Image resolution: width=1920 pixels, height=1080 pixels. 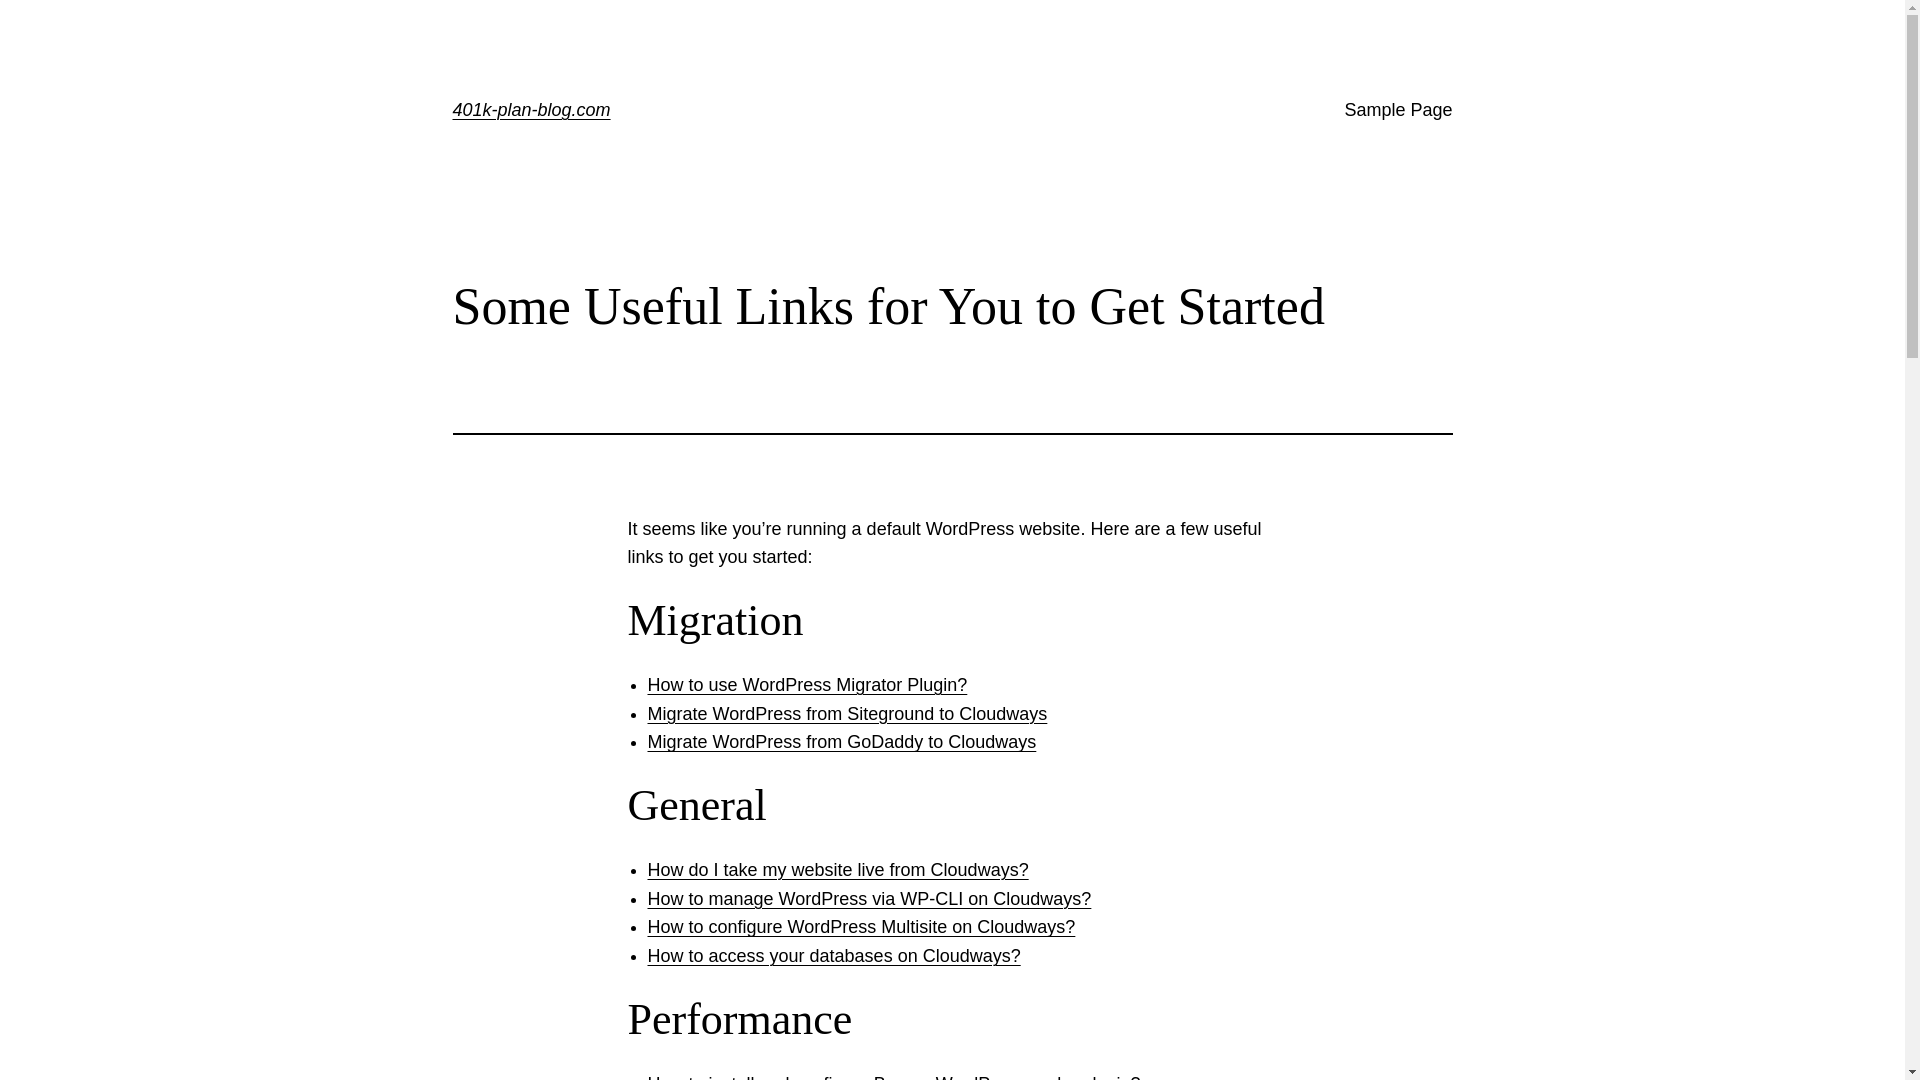 I want to click on 'Migrate WordPress from Siteground to Cloudways', so click(x=848, y=712).